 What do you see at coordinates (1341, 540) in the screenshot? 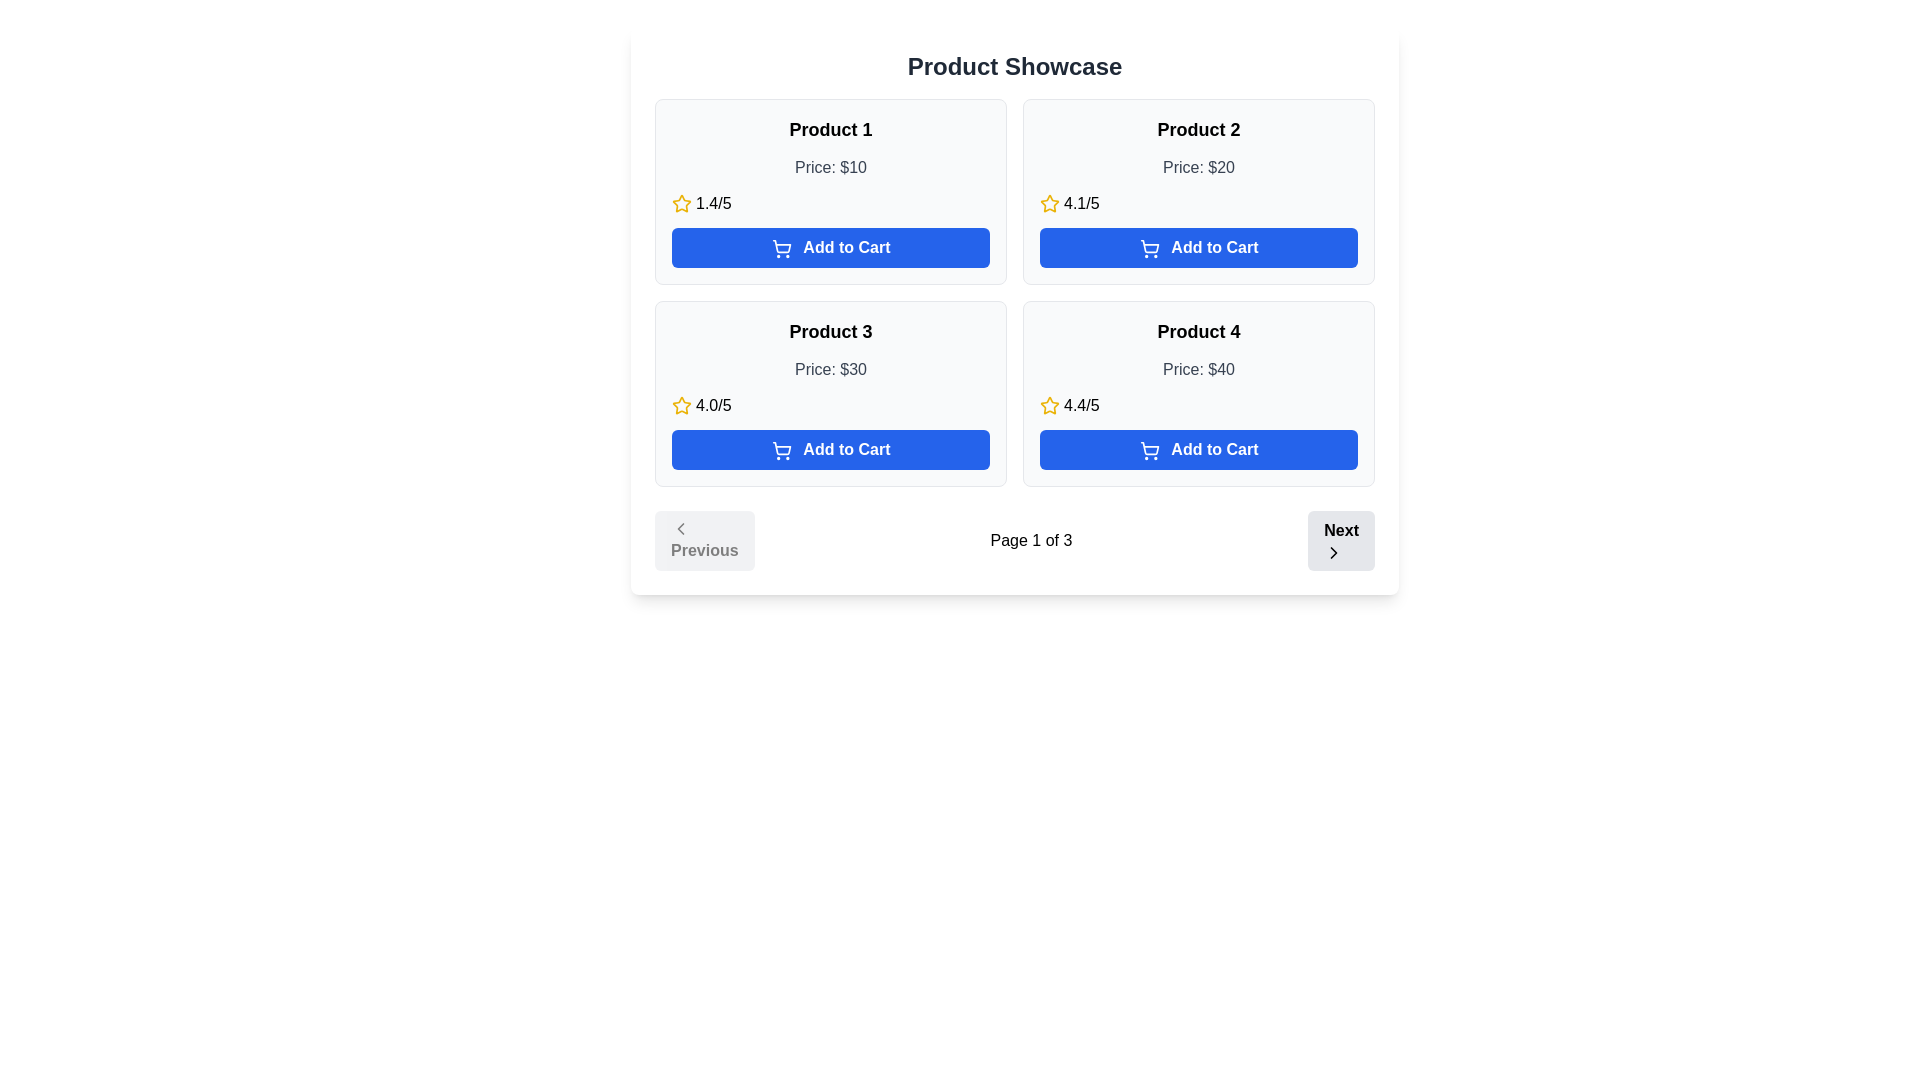
I see `the 'Next' button located at the bottom-right corner of the interface` at bounding box center [1341, 540].